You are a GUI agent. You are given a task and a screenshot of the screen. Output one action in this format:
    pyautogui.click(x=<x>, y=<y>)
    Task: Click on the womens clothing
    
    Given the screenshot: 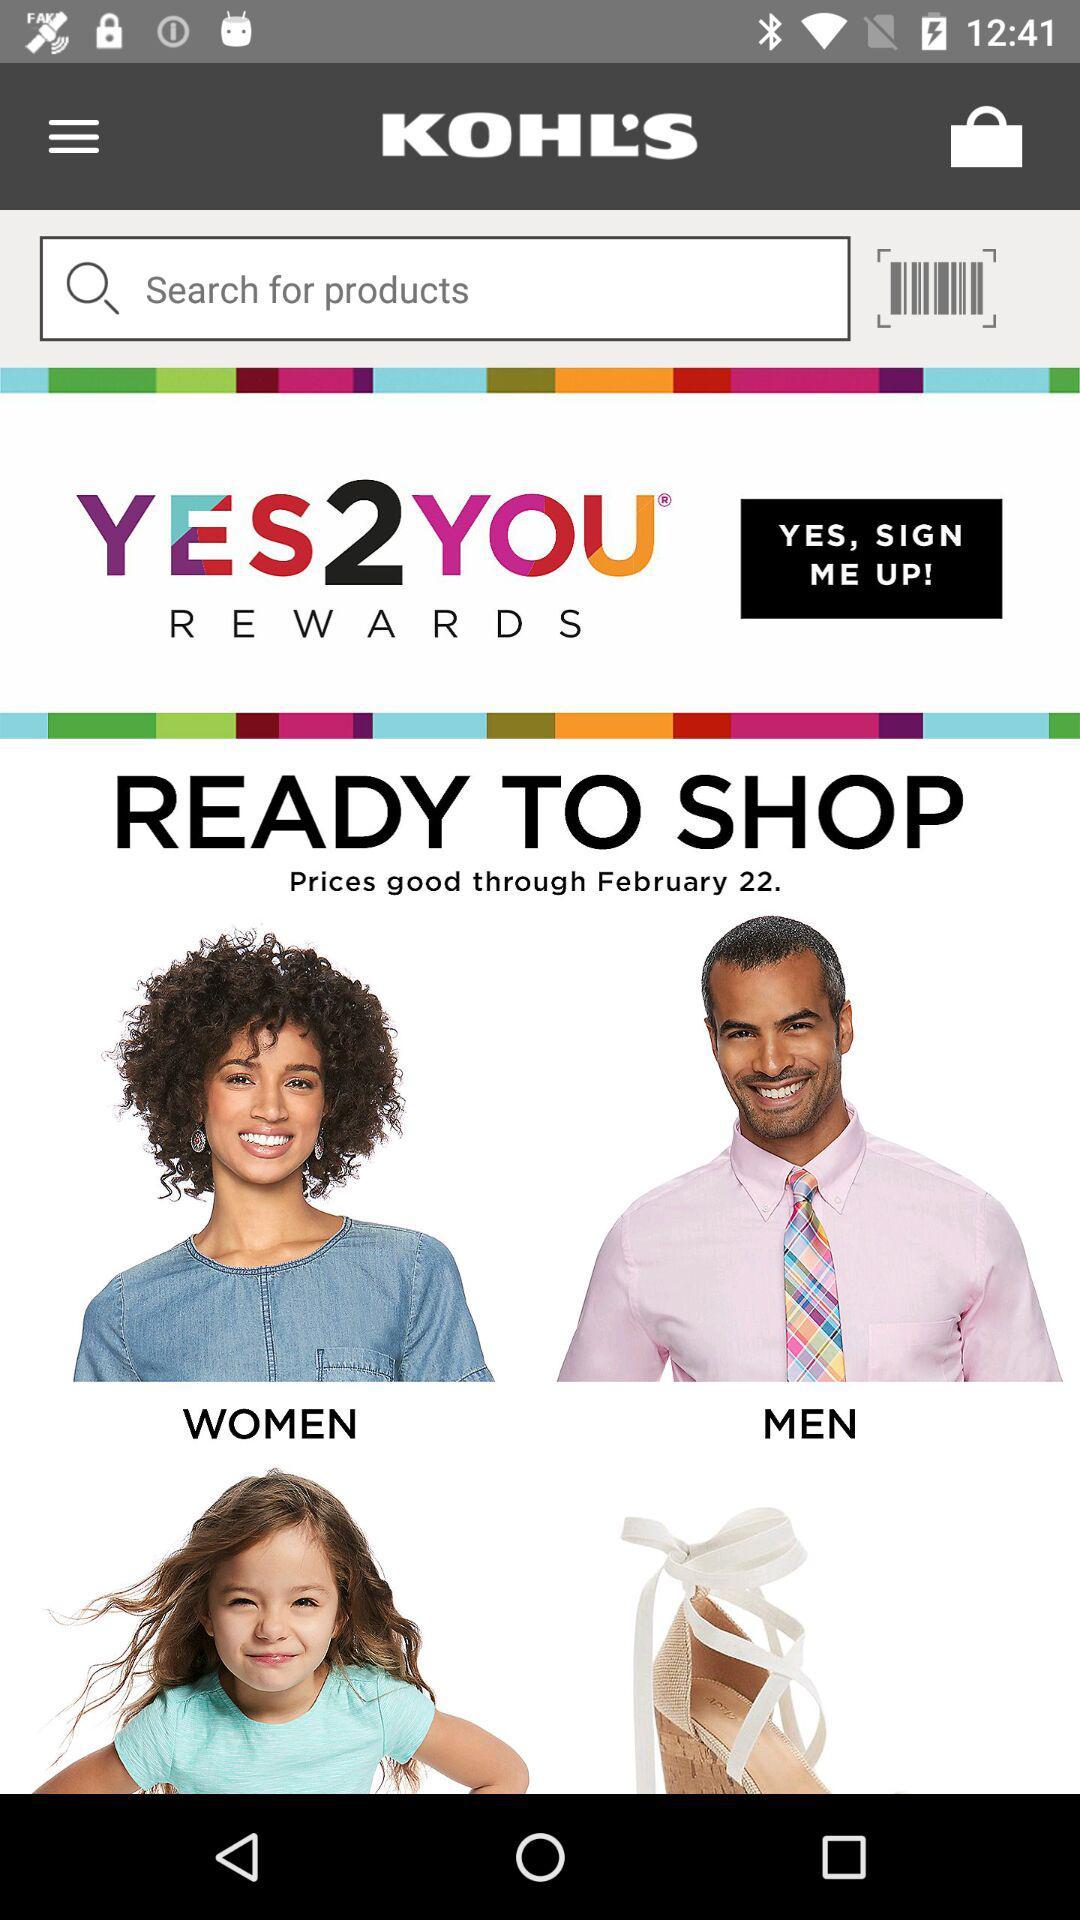 What is the action you would take?
    pyautogui.click(x=267, y=1186)
    